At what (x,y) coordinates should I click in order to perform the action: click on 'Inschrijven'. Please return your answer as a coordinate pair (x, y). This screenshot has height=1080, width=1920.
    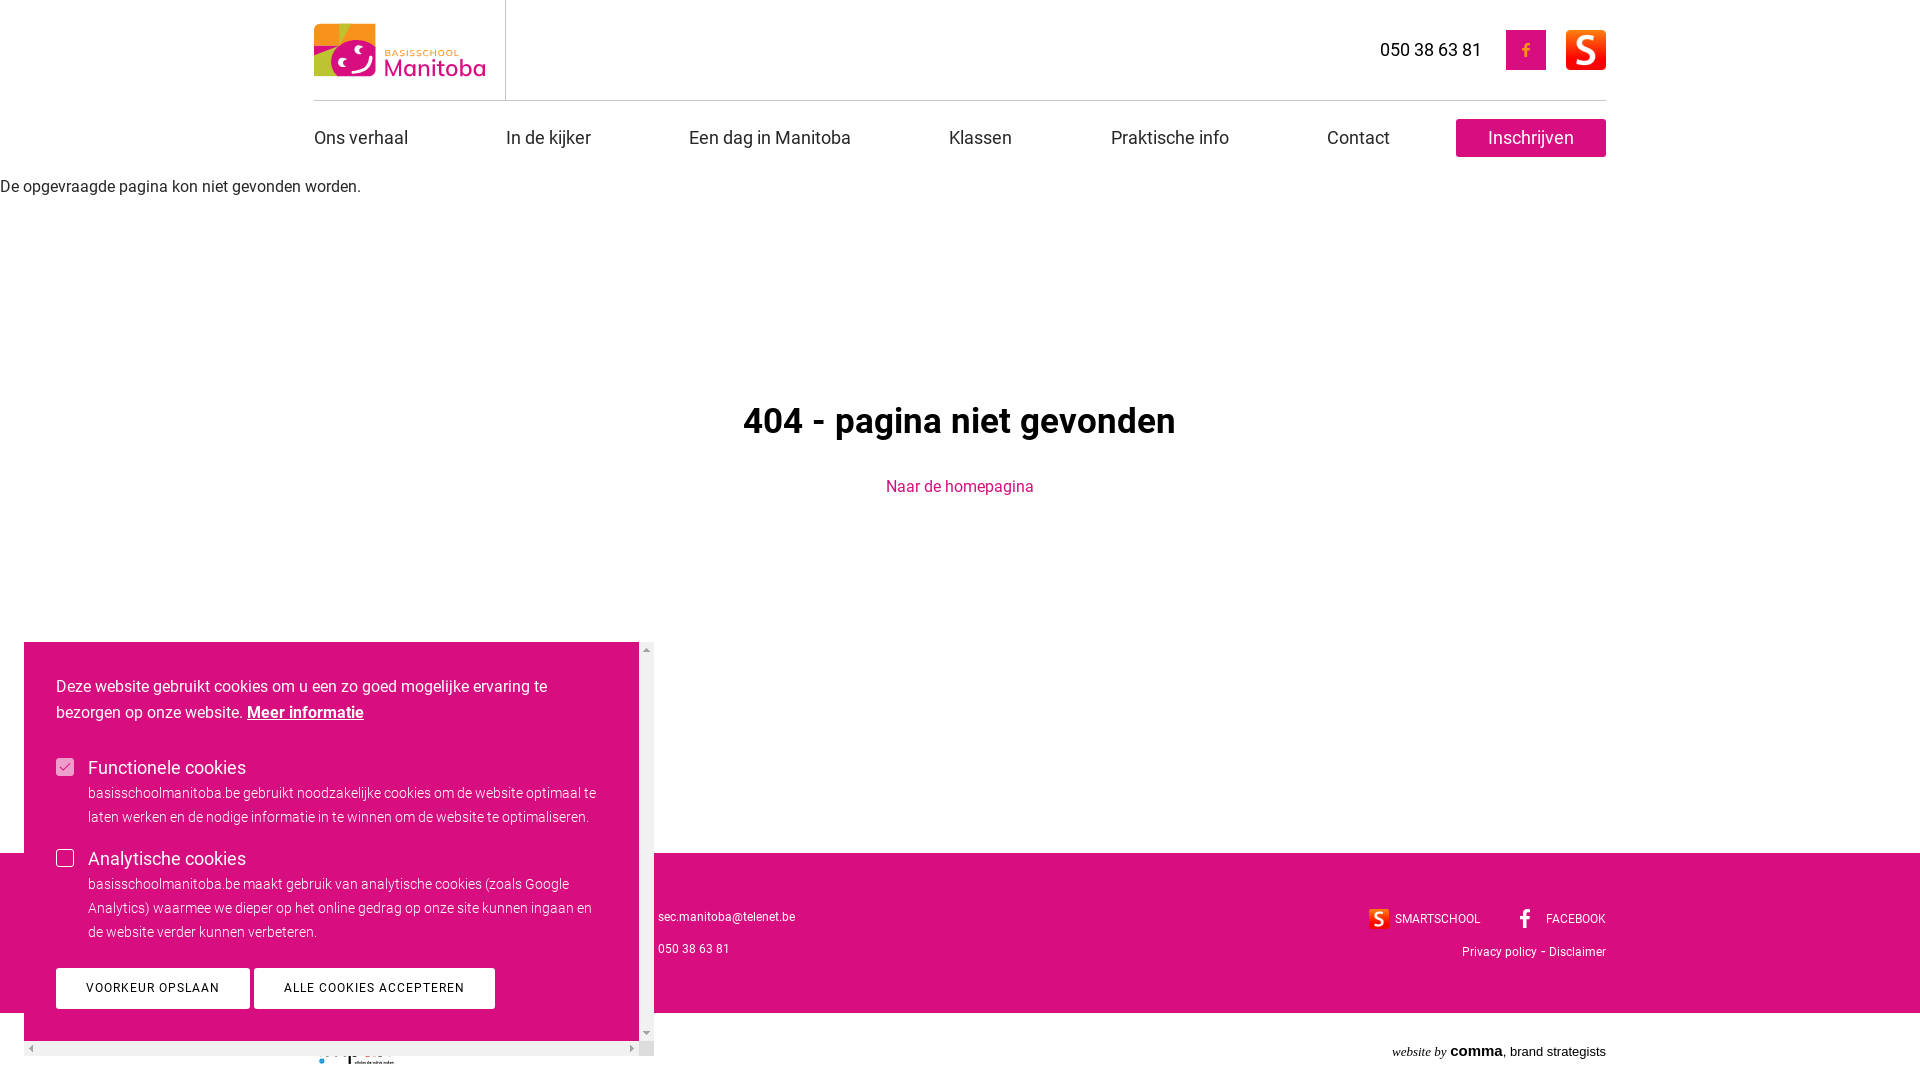
    Looking at the image, I should click on (1530, 137).